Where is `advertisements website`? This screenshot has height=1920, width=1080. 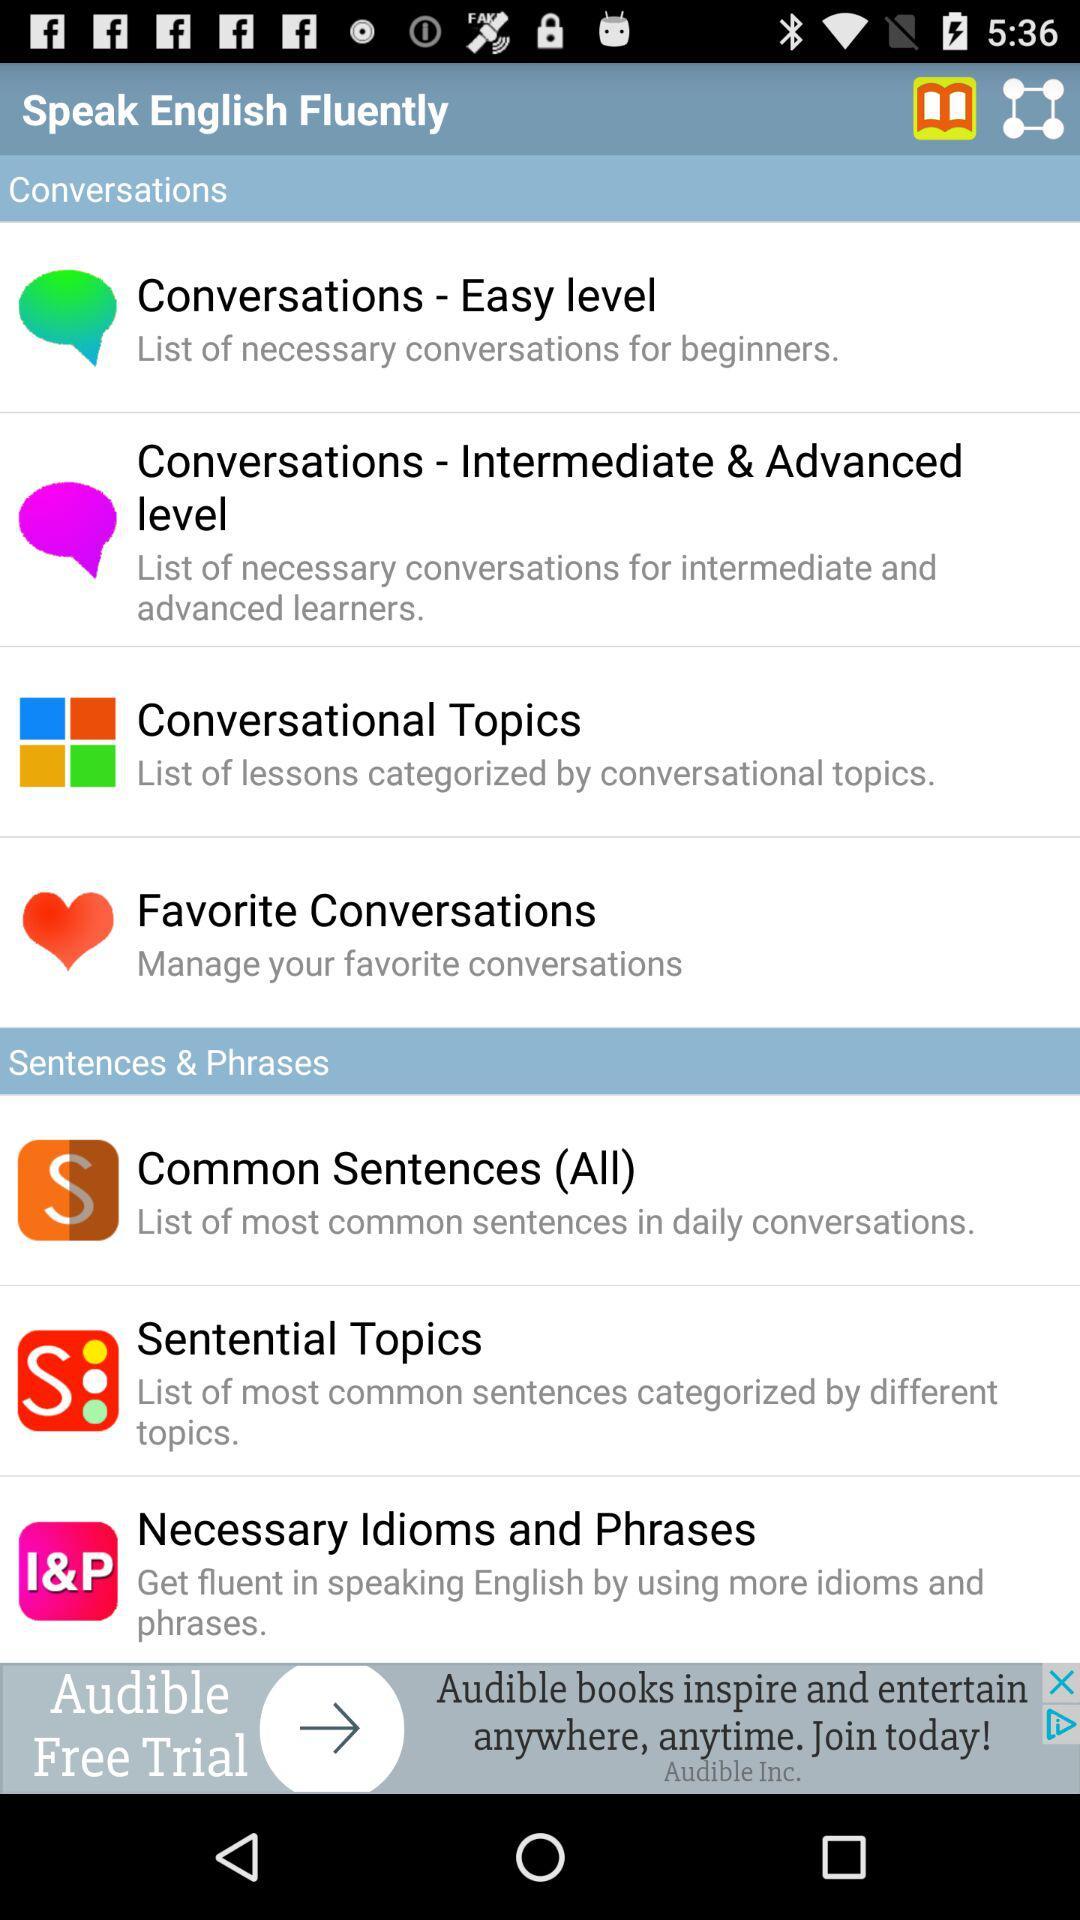 advertisements website is located at coordinates (540, 1727).